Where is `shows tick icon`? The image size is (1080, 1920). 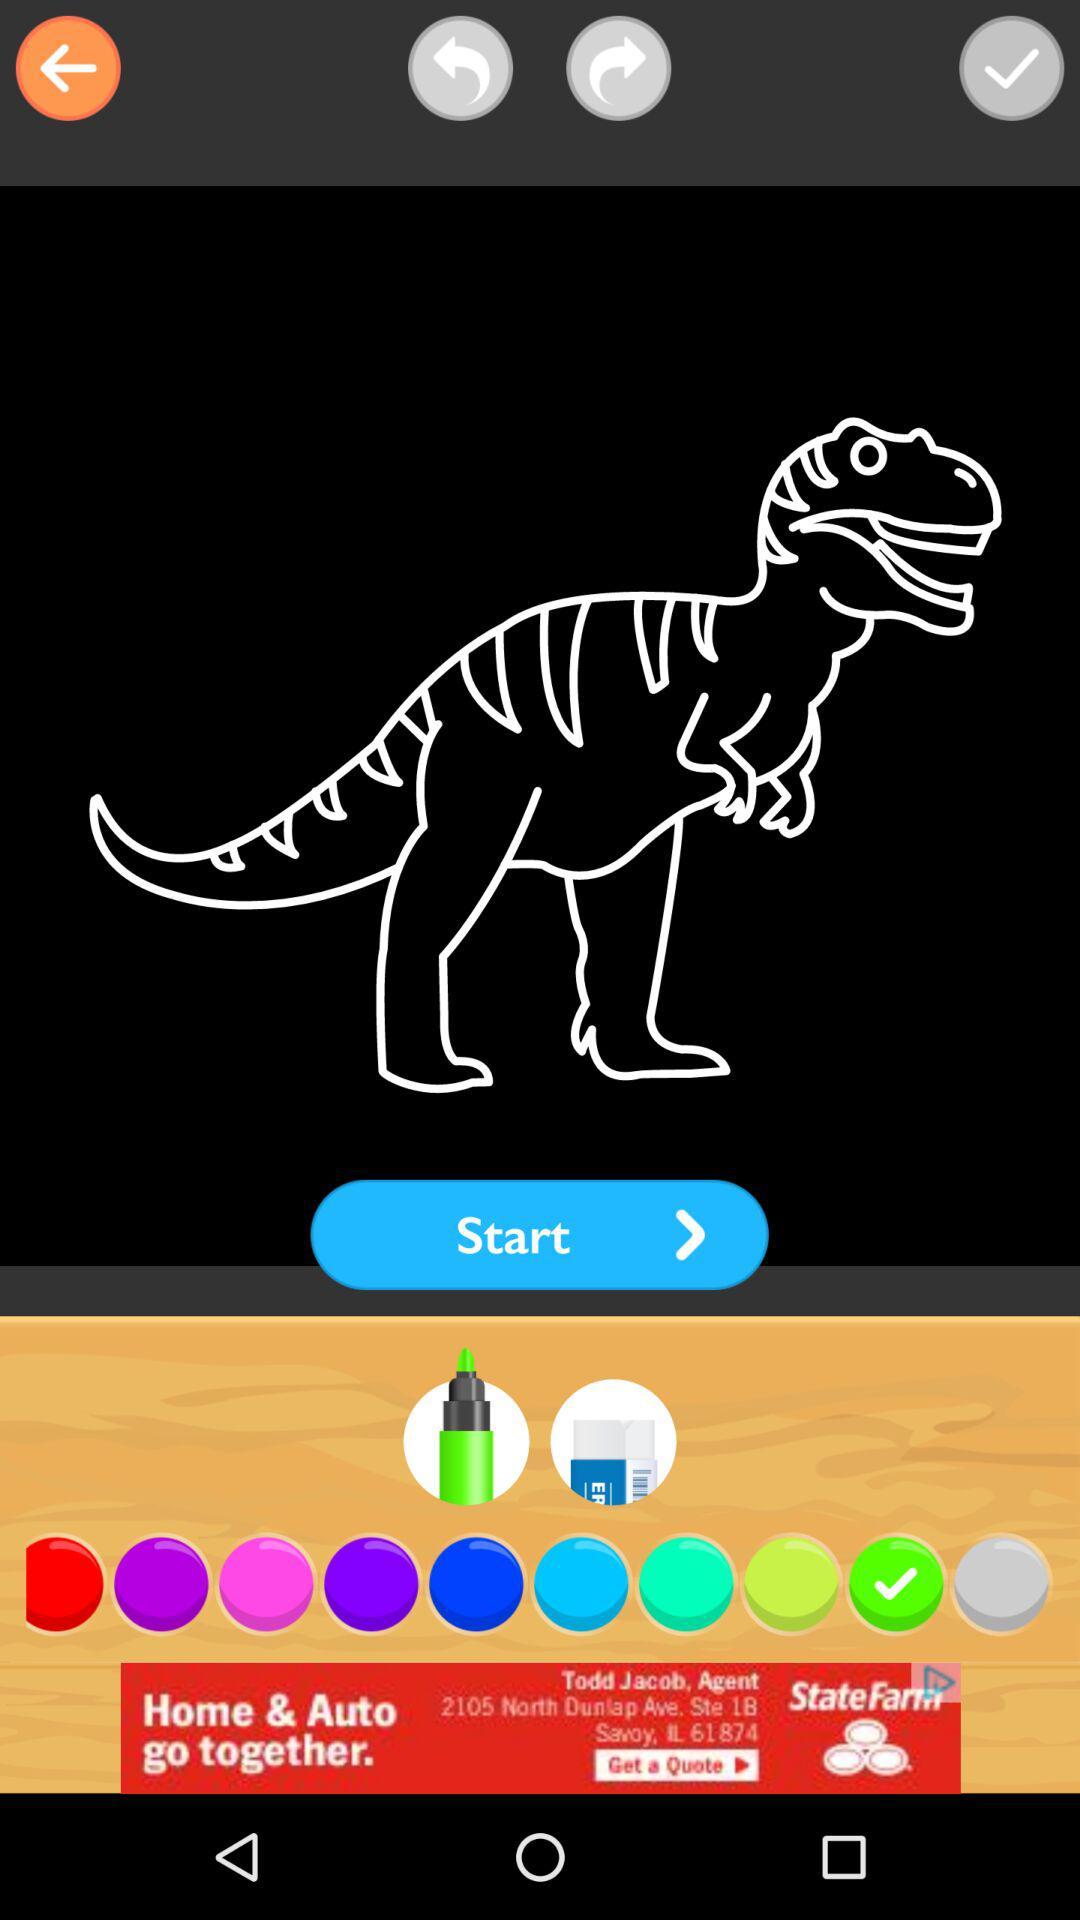
shows tick icon is located at coordinates (1011, 68).